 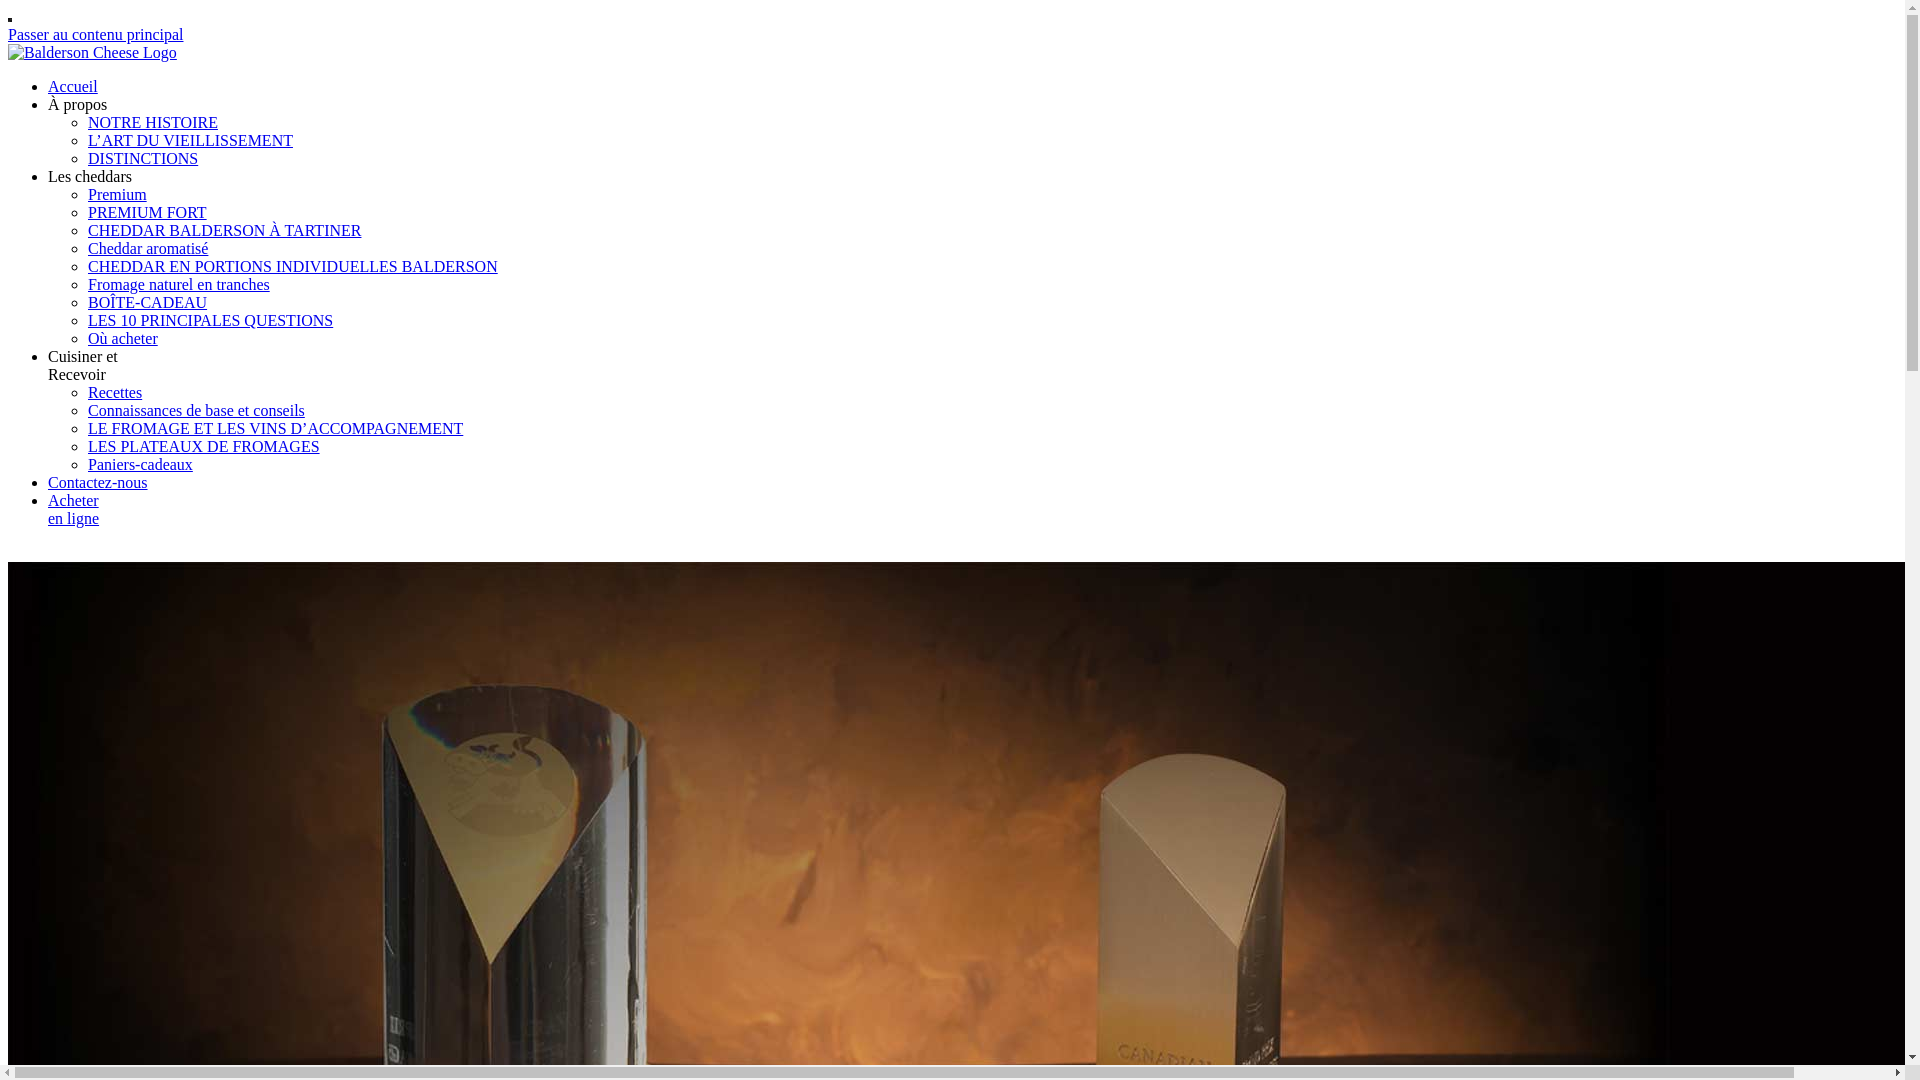 I want to click on 'PREMIUM FORT', so click(x=146, y=212).